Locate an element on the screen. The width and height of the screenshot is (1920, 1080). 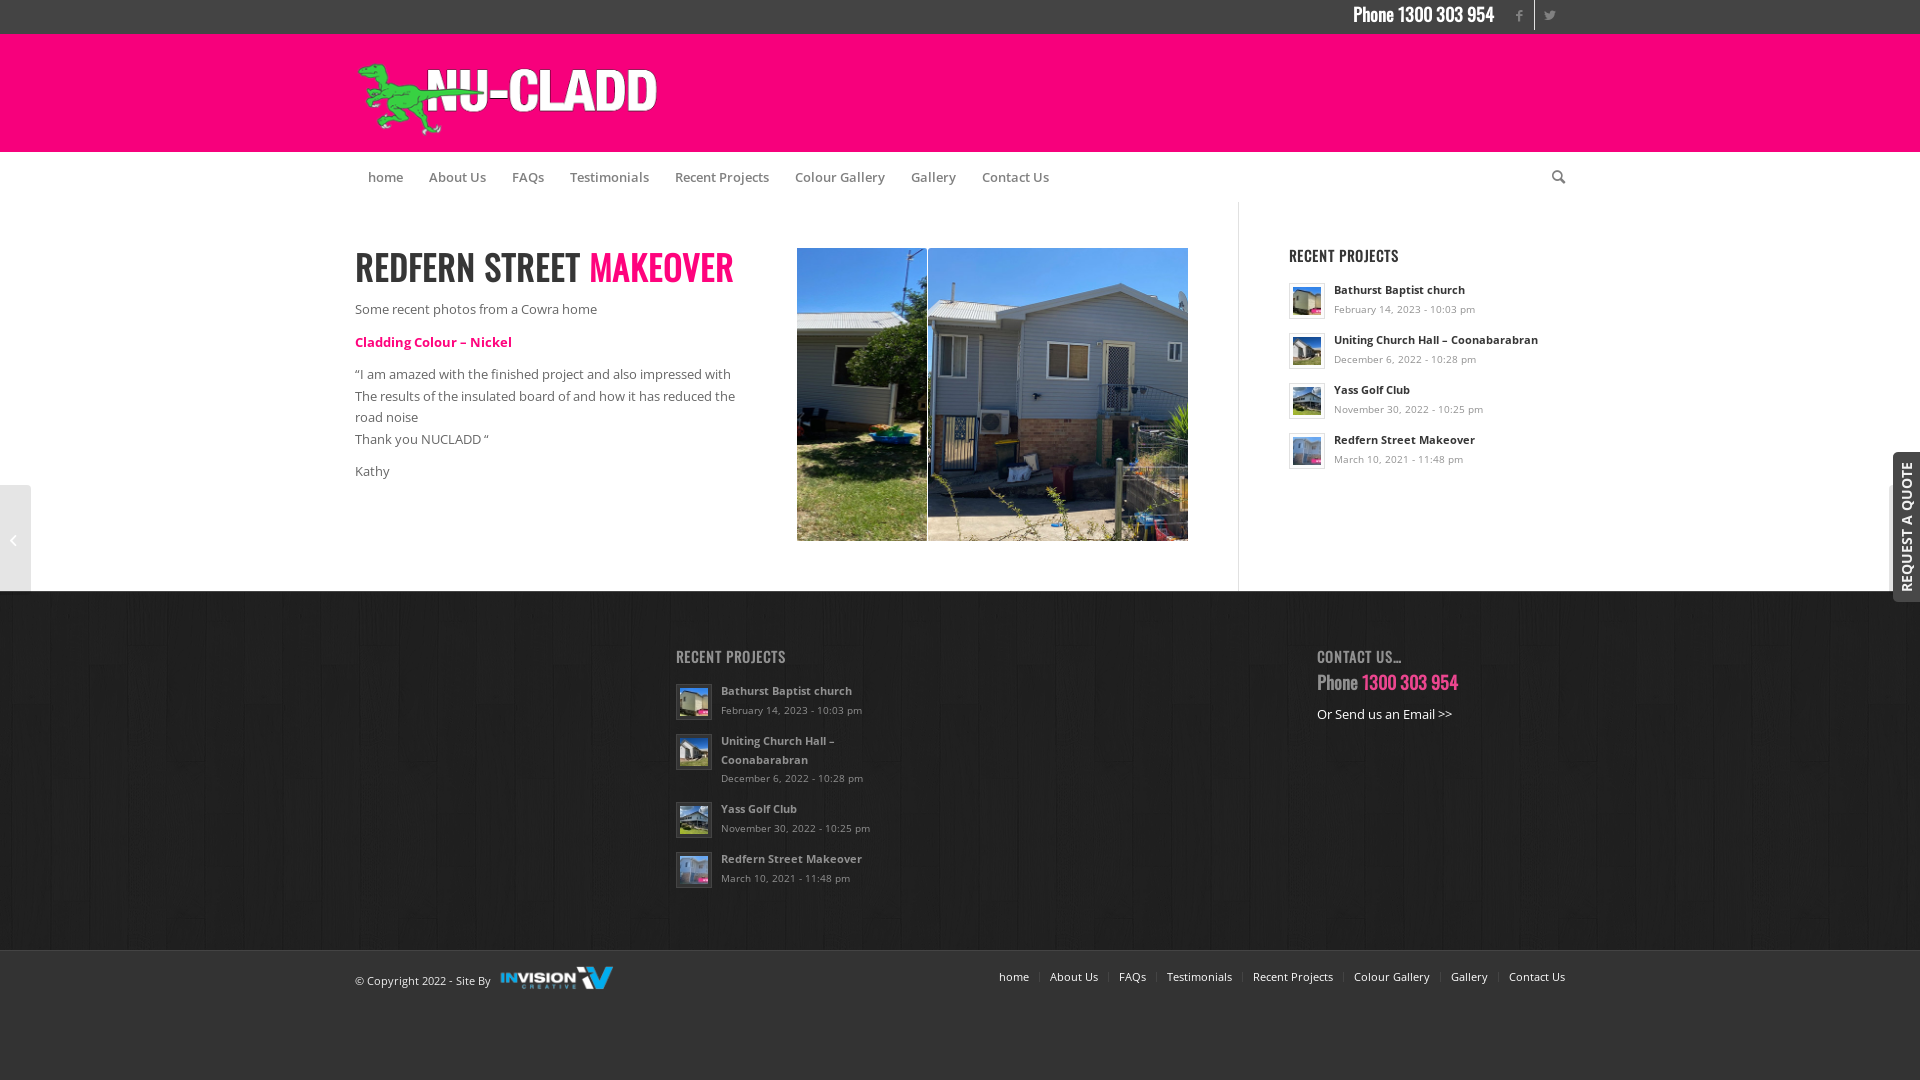
'Facebook' is located at coordinates (1519, 15).